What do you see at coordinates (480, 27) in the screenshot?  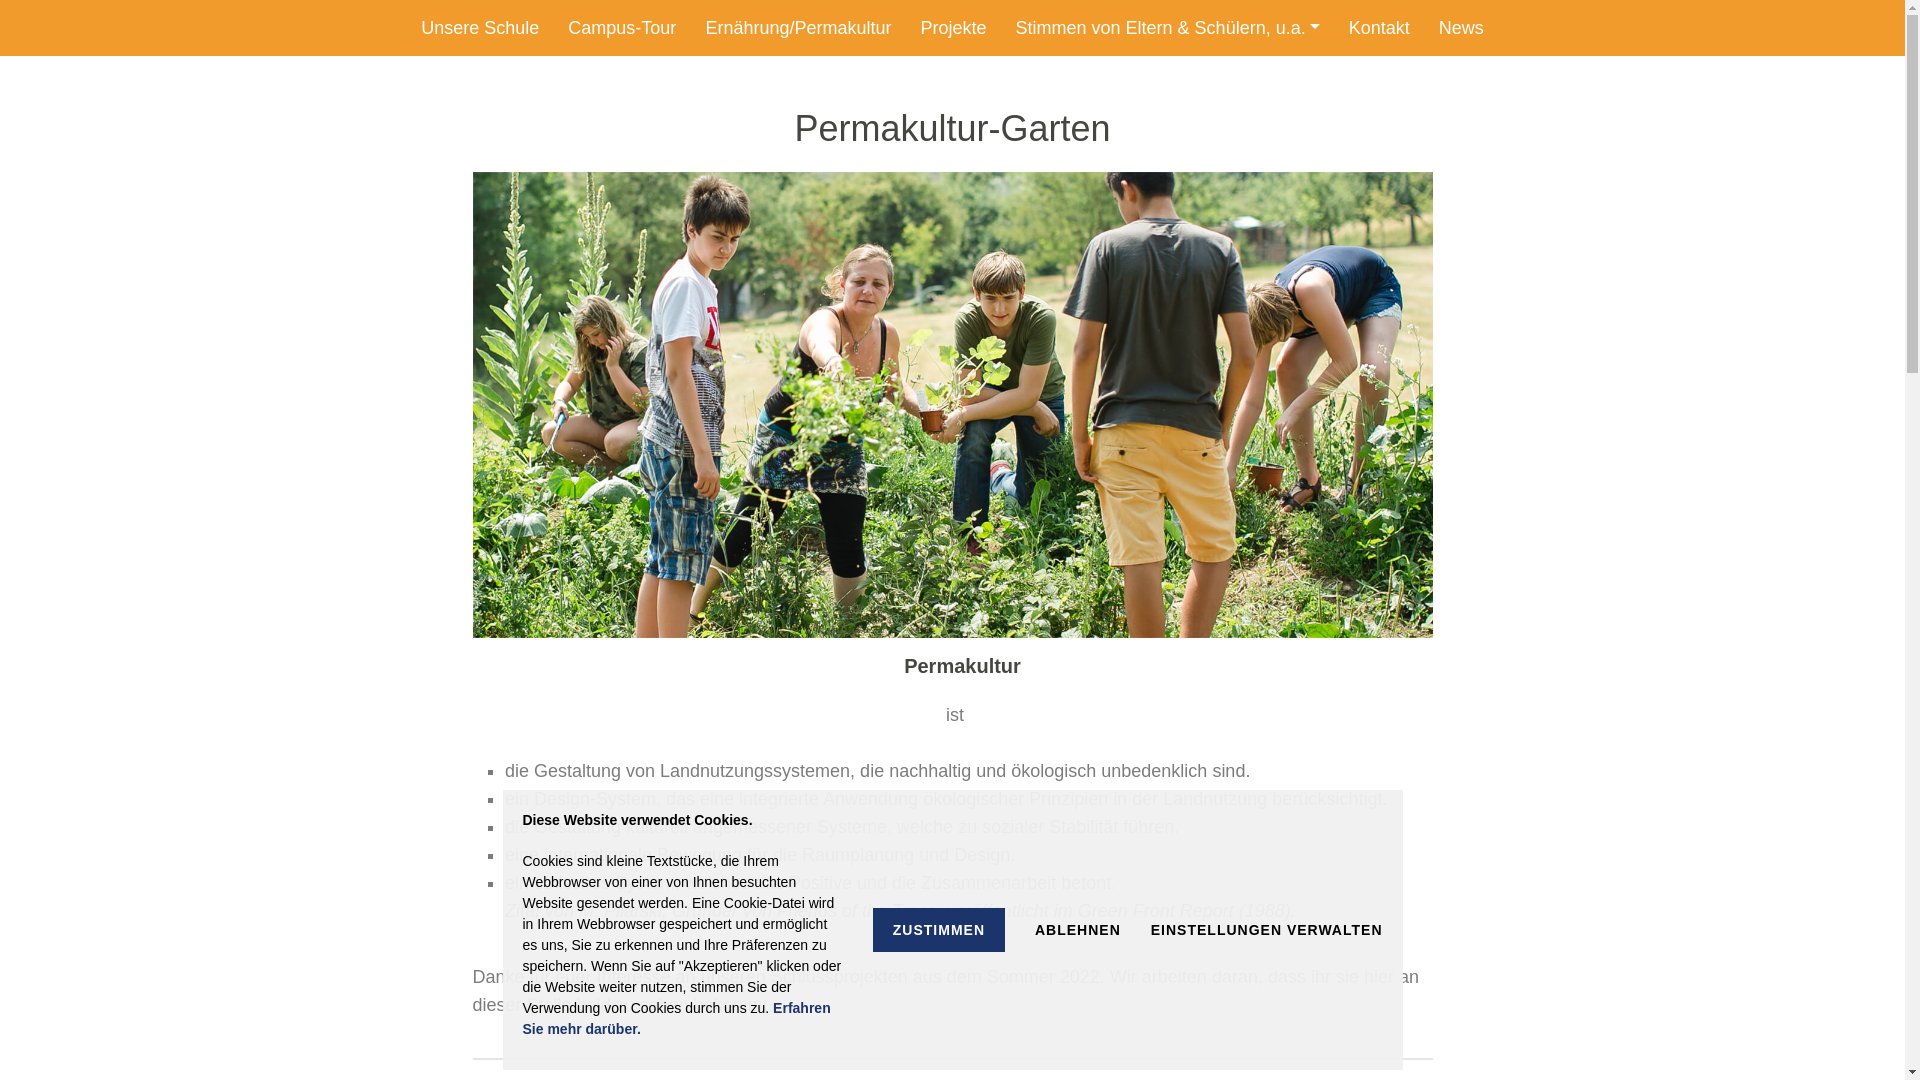 I see `'Unsere Schule'` at bounding box center [480, 27].